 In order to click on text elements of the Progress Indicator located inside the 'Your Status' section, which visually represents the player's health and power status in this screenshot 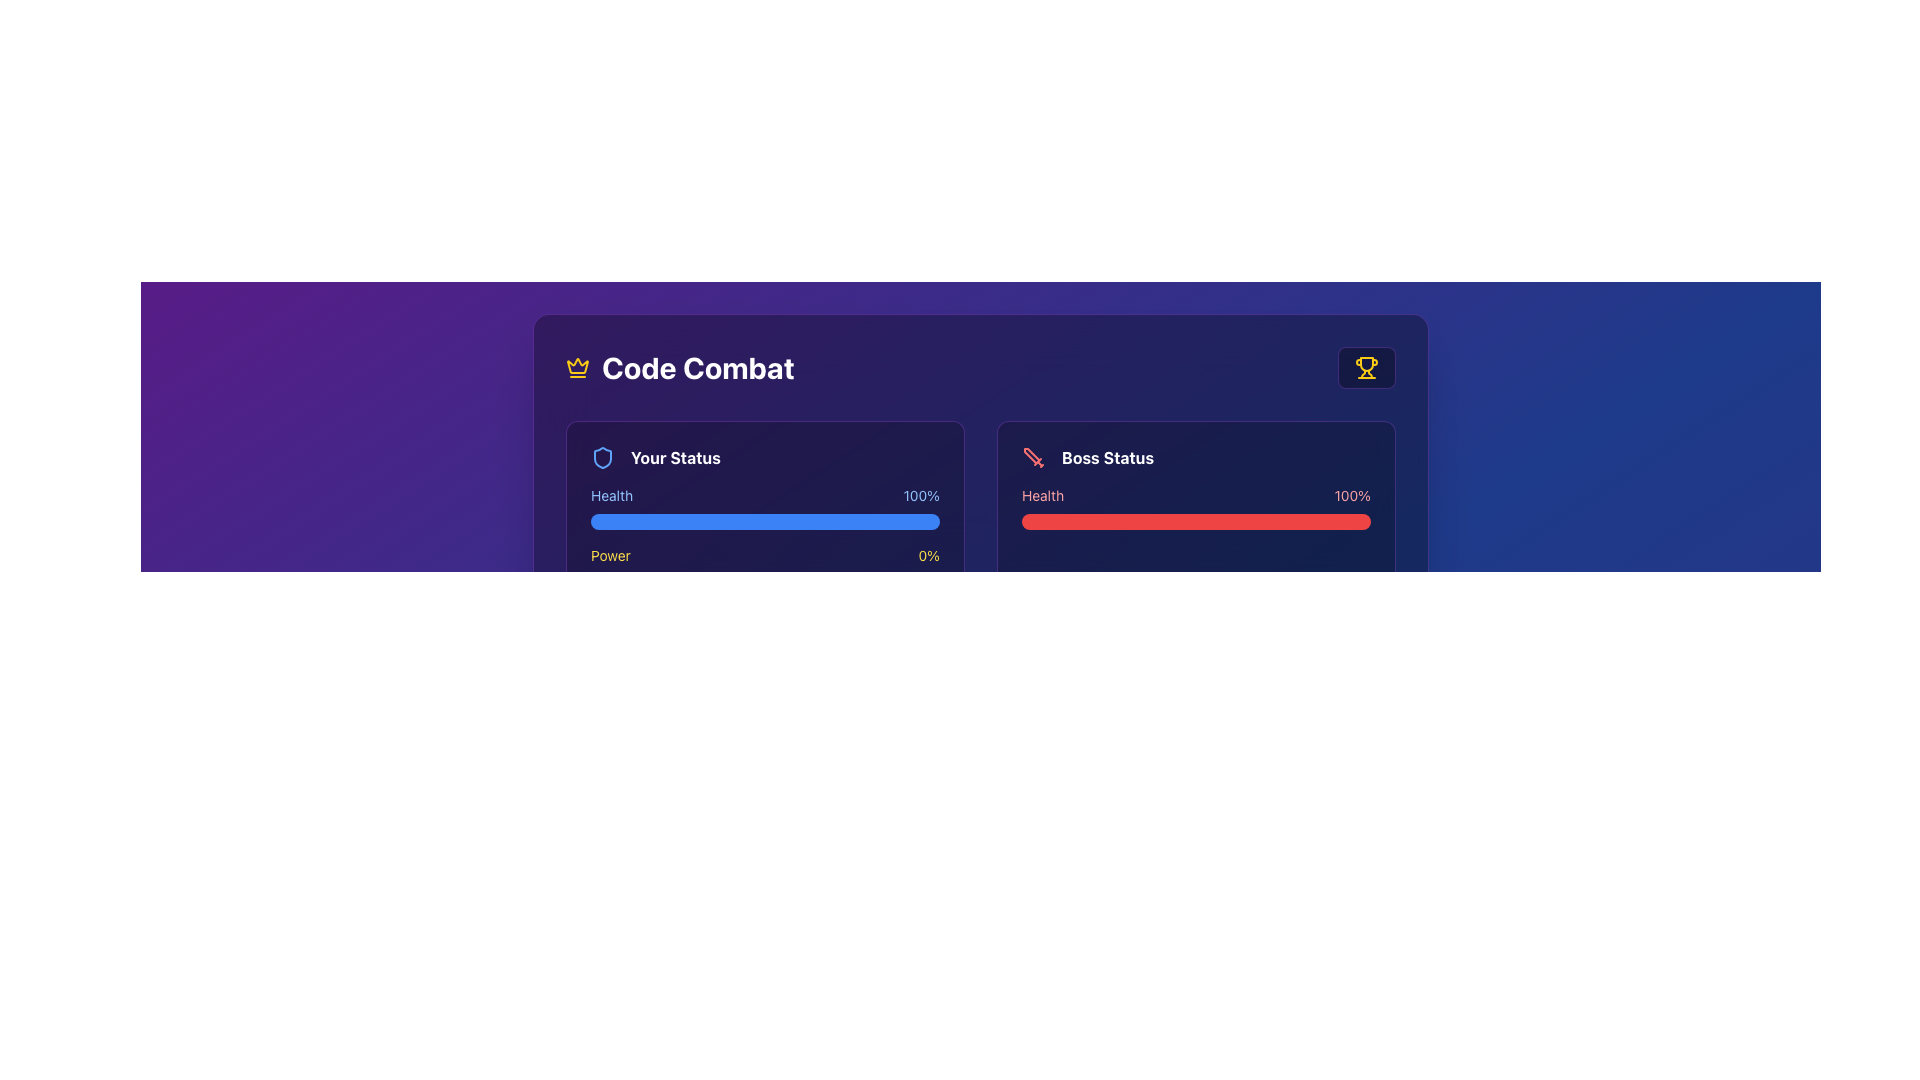, I will do `click(764, 536)`.